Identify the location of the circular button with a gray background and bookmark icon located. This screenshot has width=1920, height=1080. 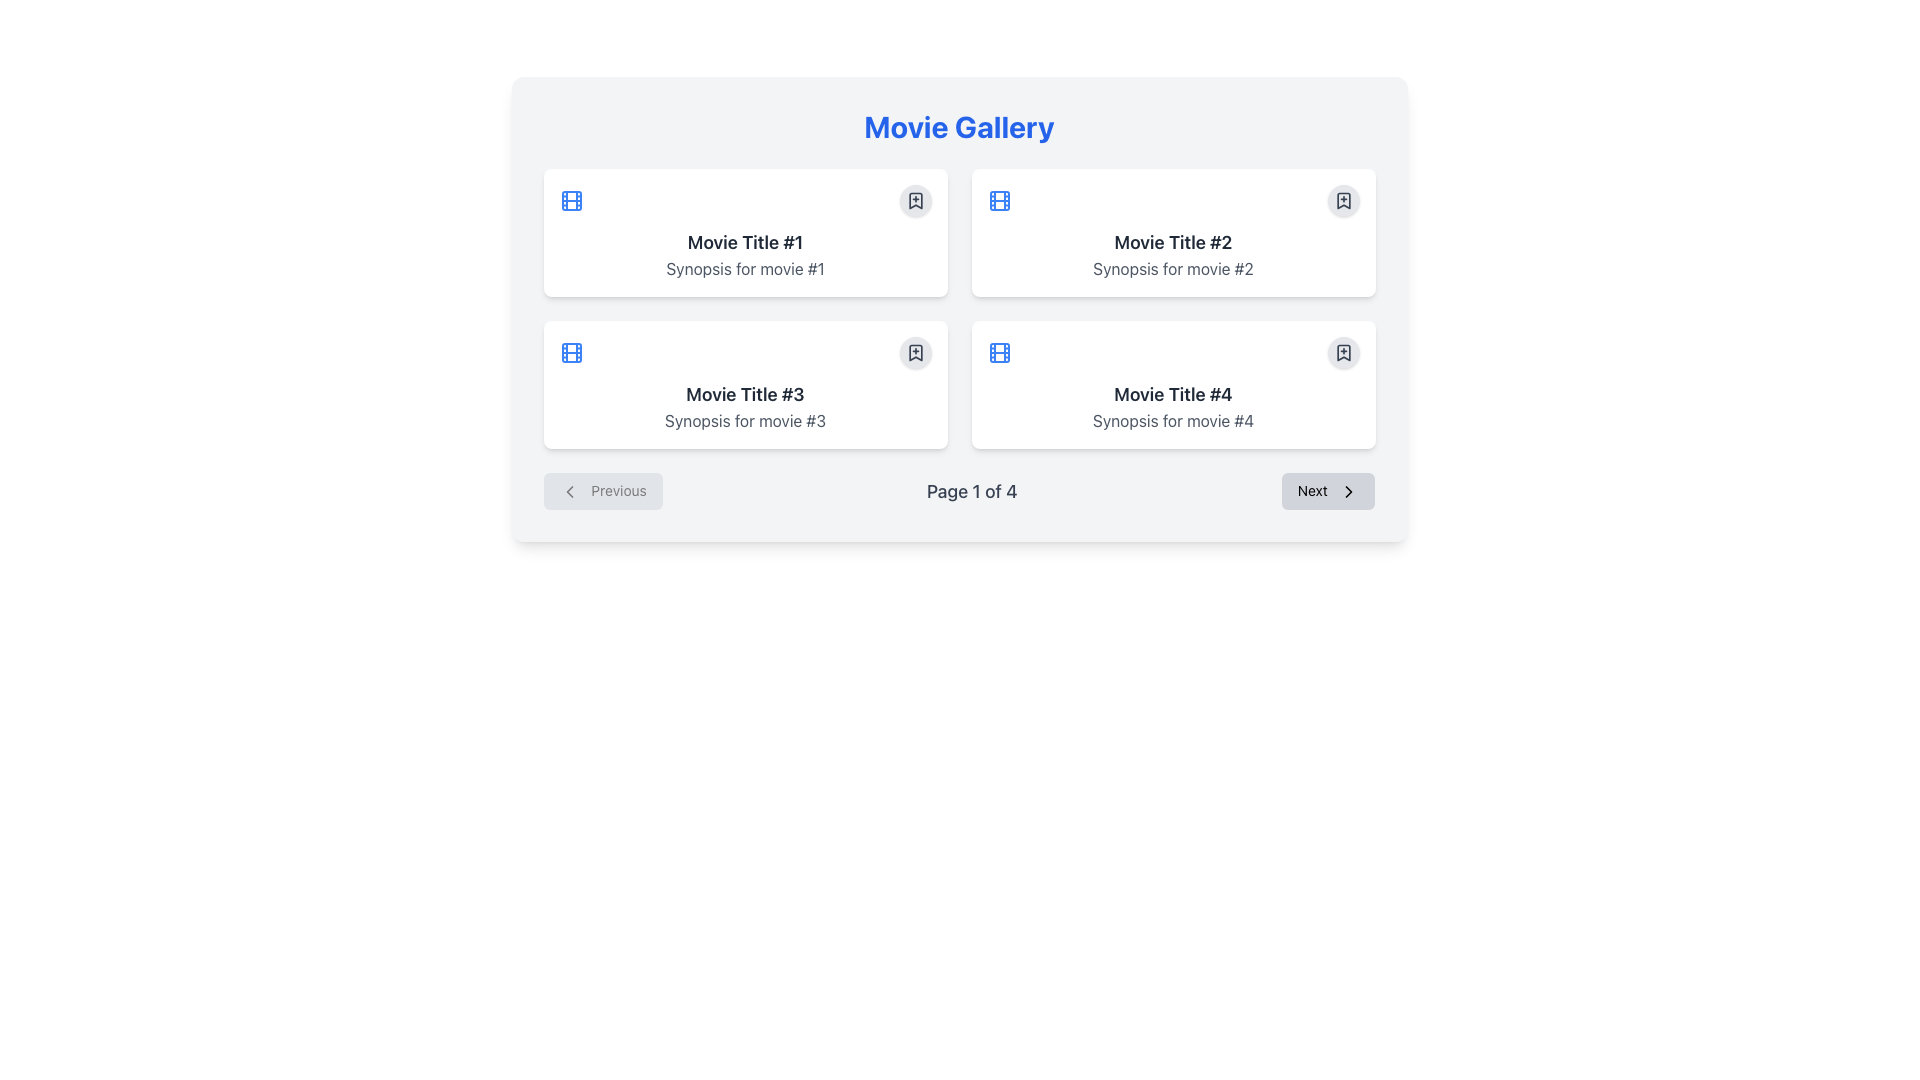
(914, 200).